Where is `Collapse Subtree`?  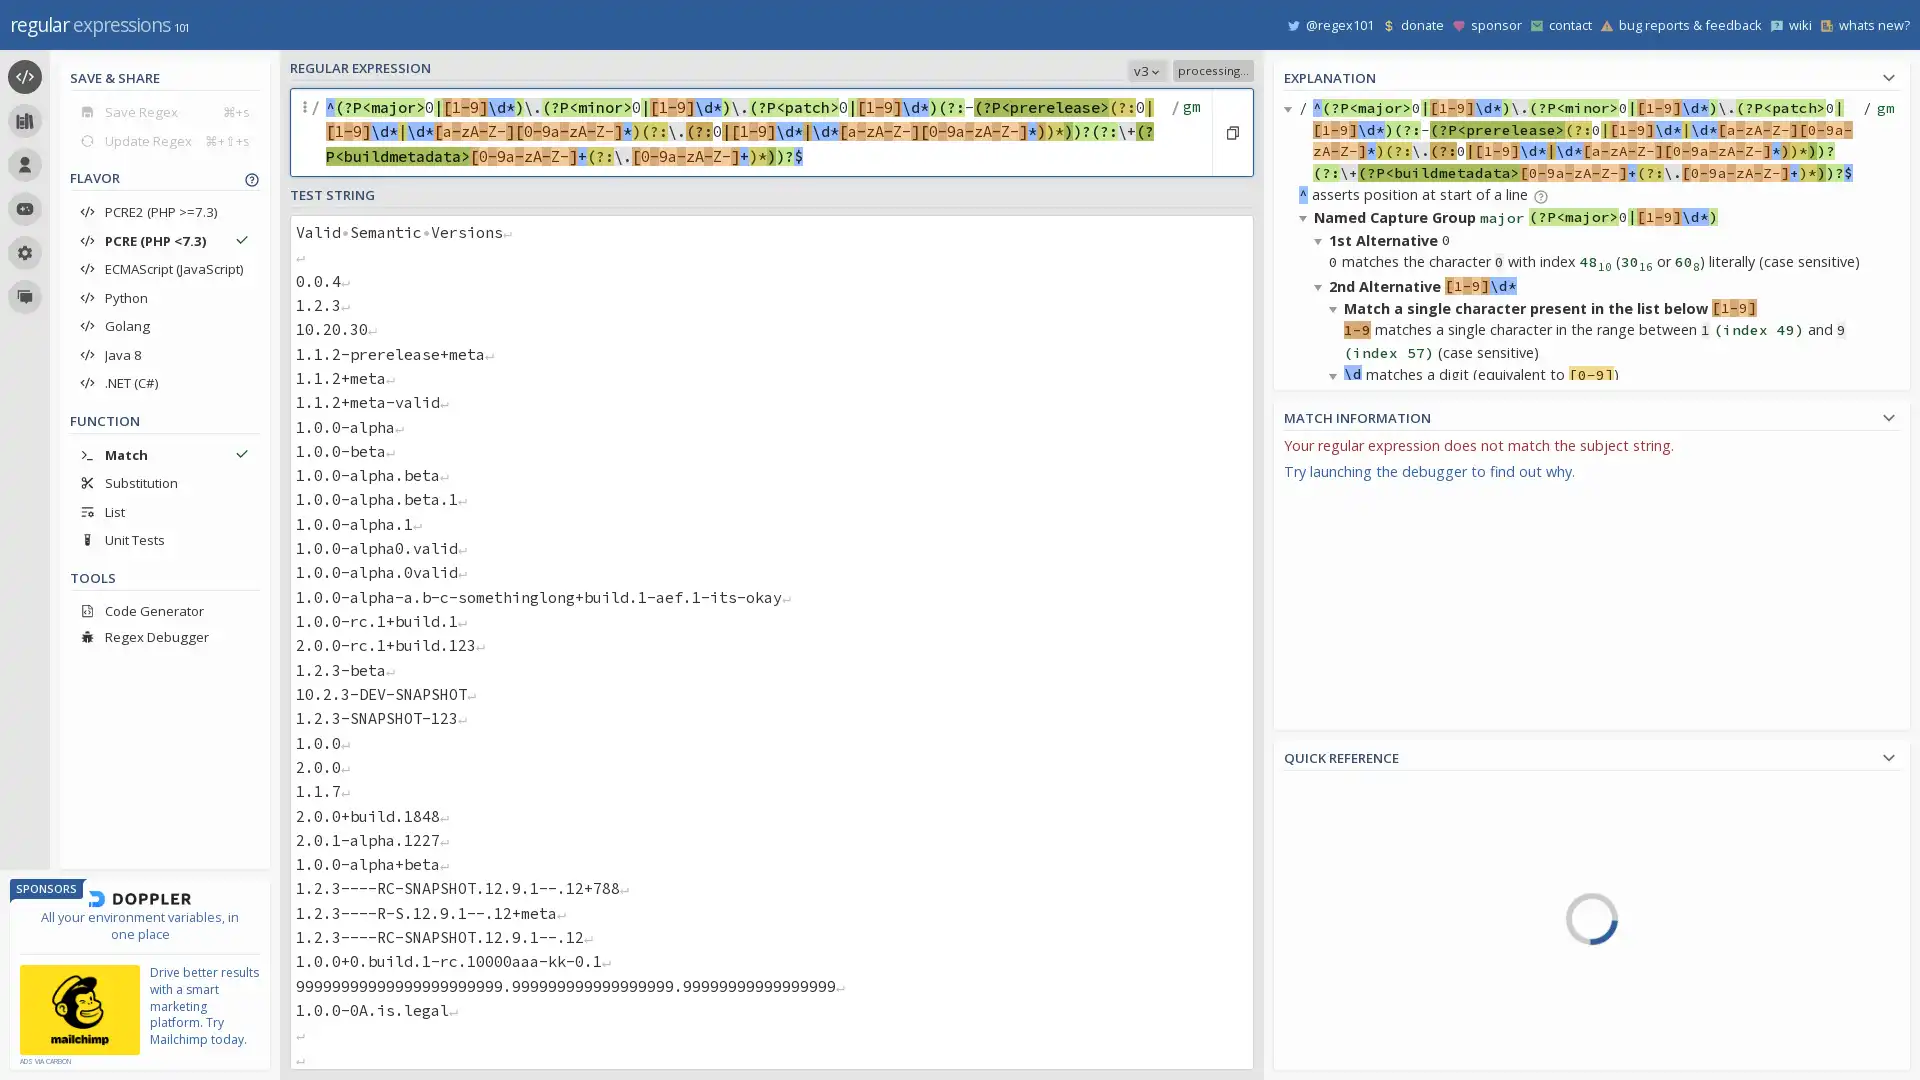
Collapse Subtree is located at coordinates (1321, 785).